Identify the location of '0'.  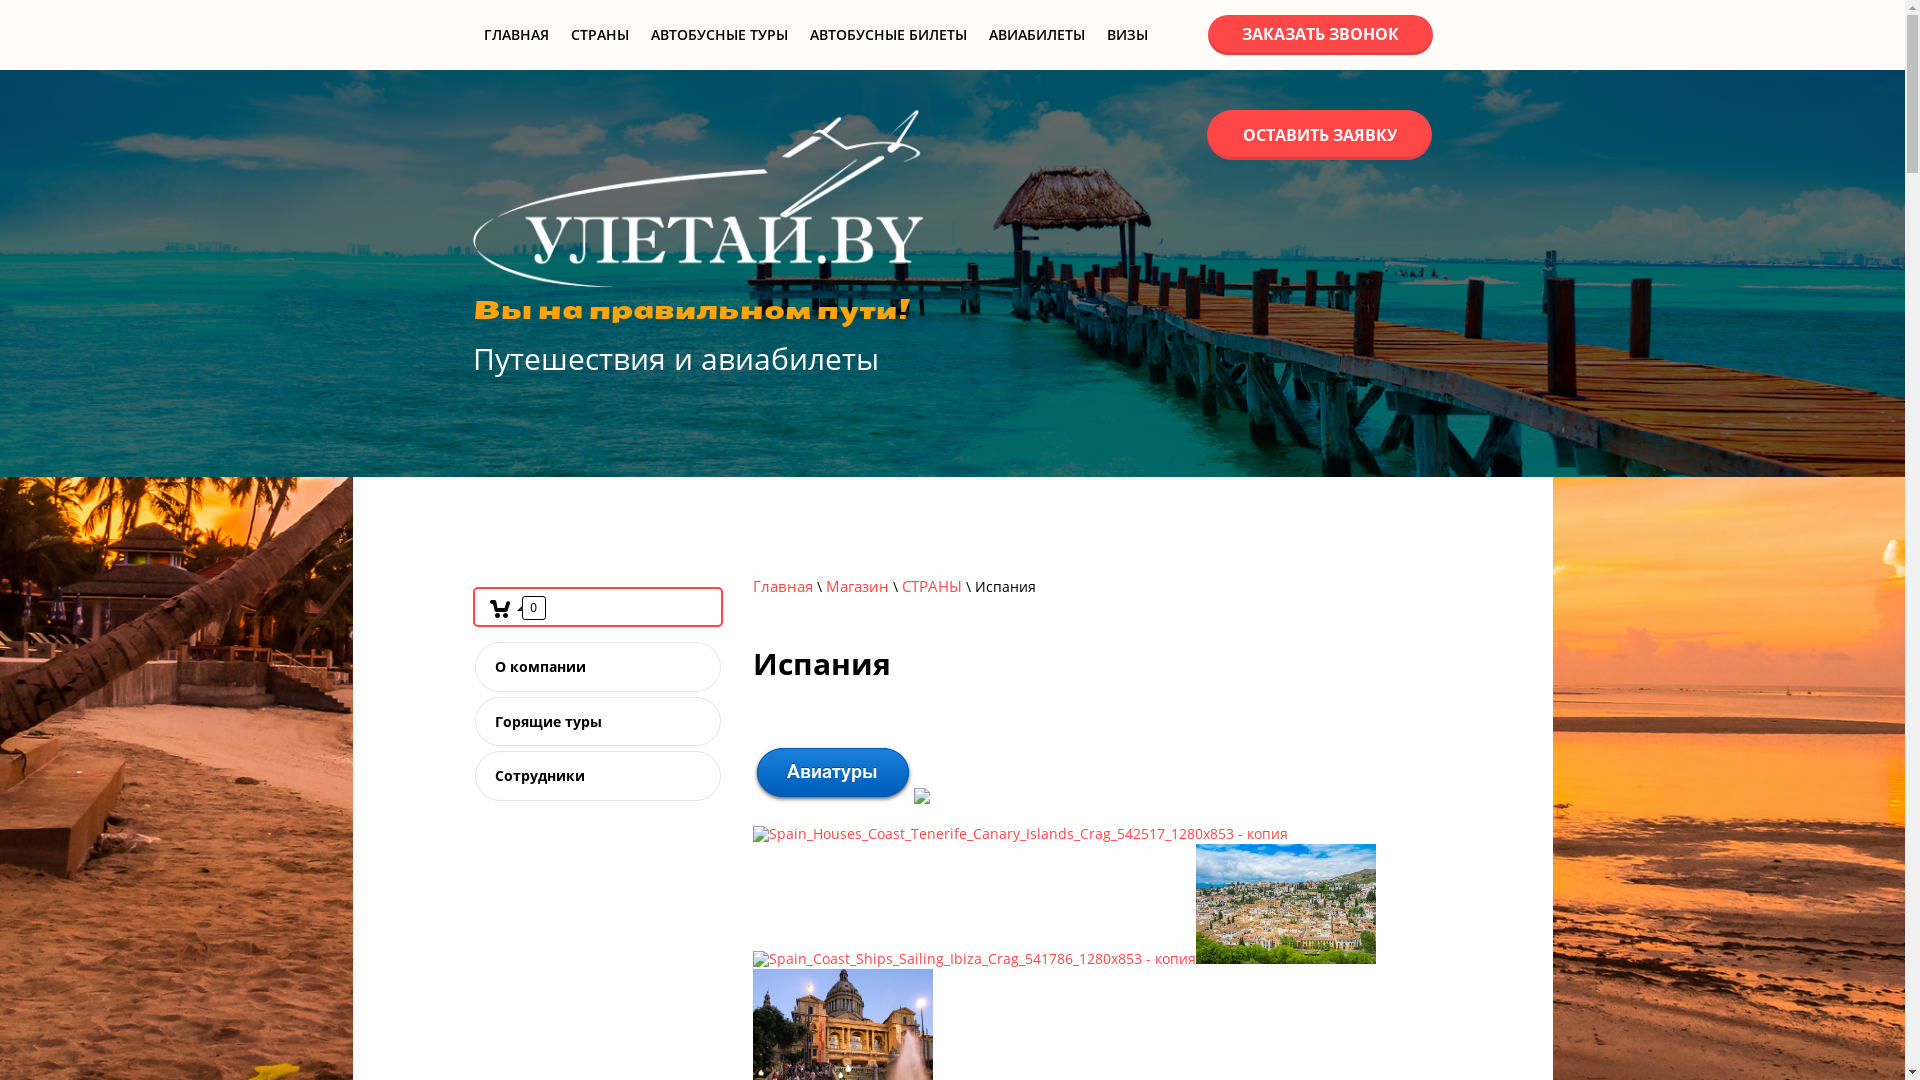
(513, 607).